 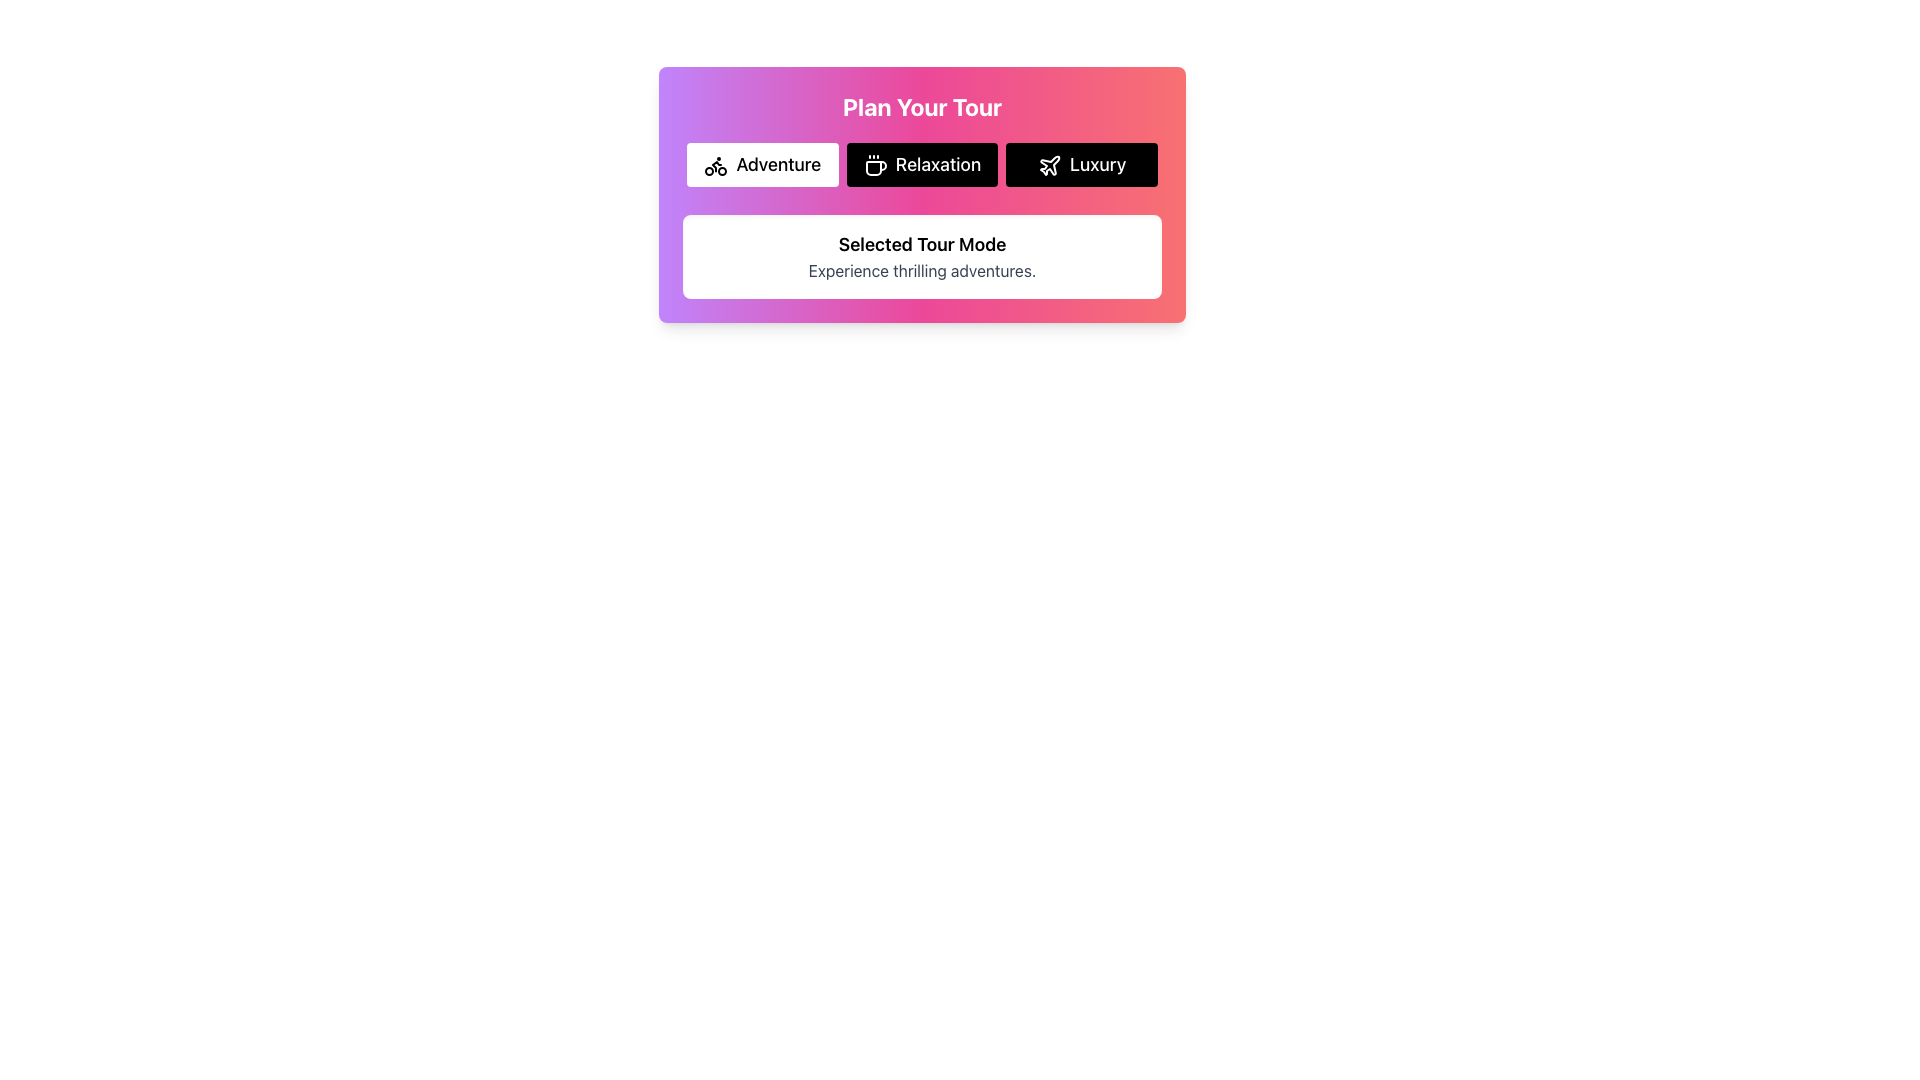 What do you see at coordinates (1049, 165) in the screenshot?
I see `the airplane icon representing the 'Luxury' option in the selection menu, which is the third button labeled 'Luxury' in the horizontal selection component` at bounding box center [1049, 165].